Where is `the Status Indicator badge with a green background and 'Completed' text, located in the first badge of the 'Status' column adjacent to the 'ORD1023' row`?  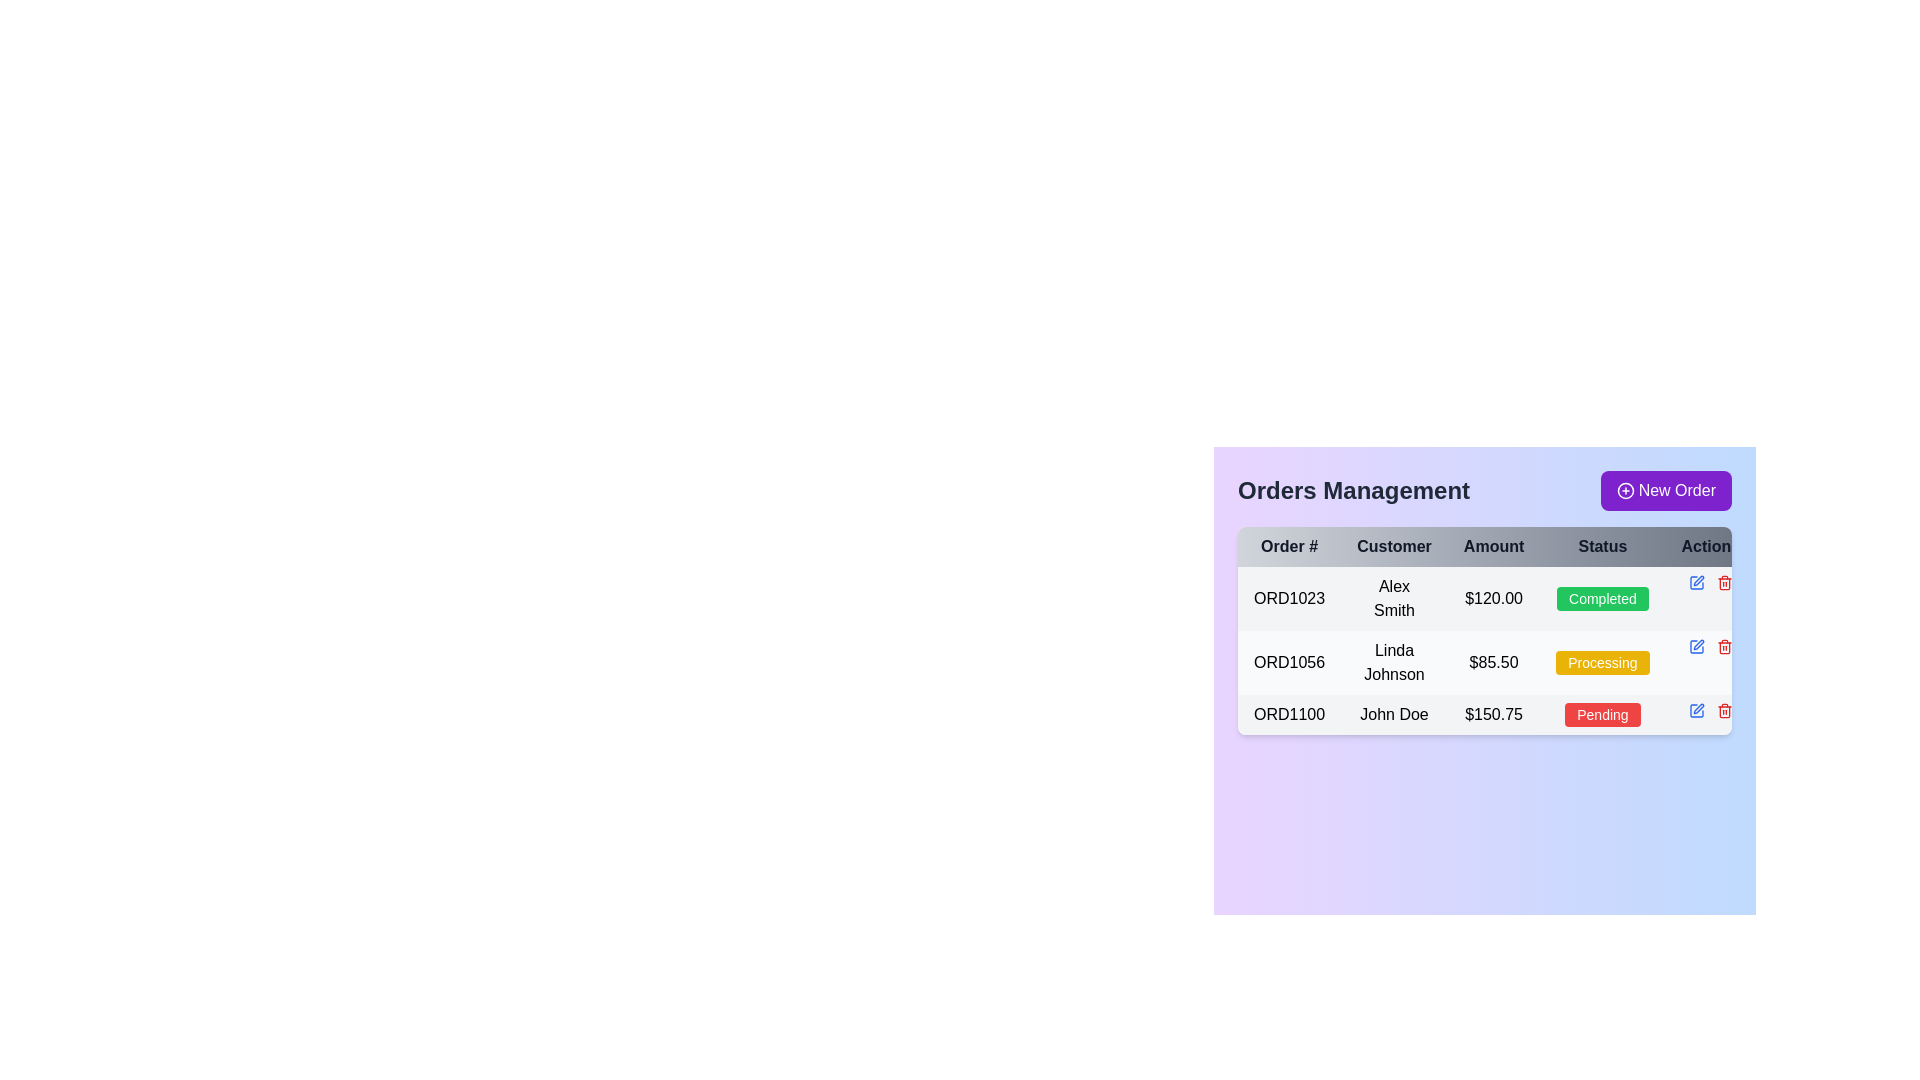
the Status Indicator badge with a green background and 'Completed' text, located in the first badge of the 'Status' column adjacent to the 'ORD1023' row is located at coordinates (1602, 597).